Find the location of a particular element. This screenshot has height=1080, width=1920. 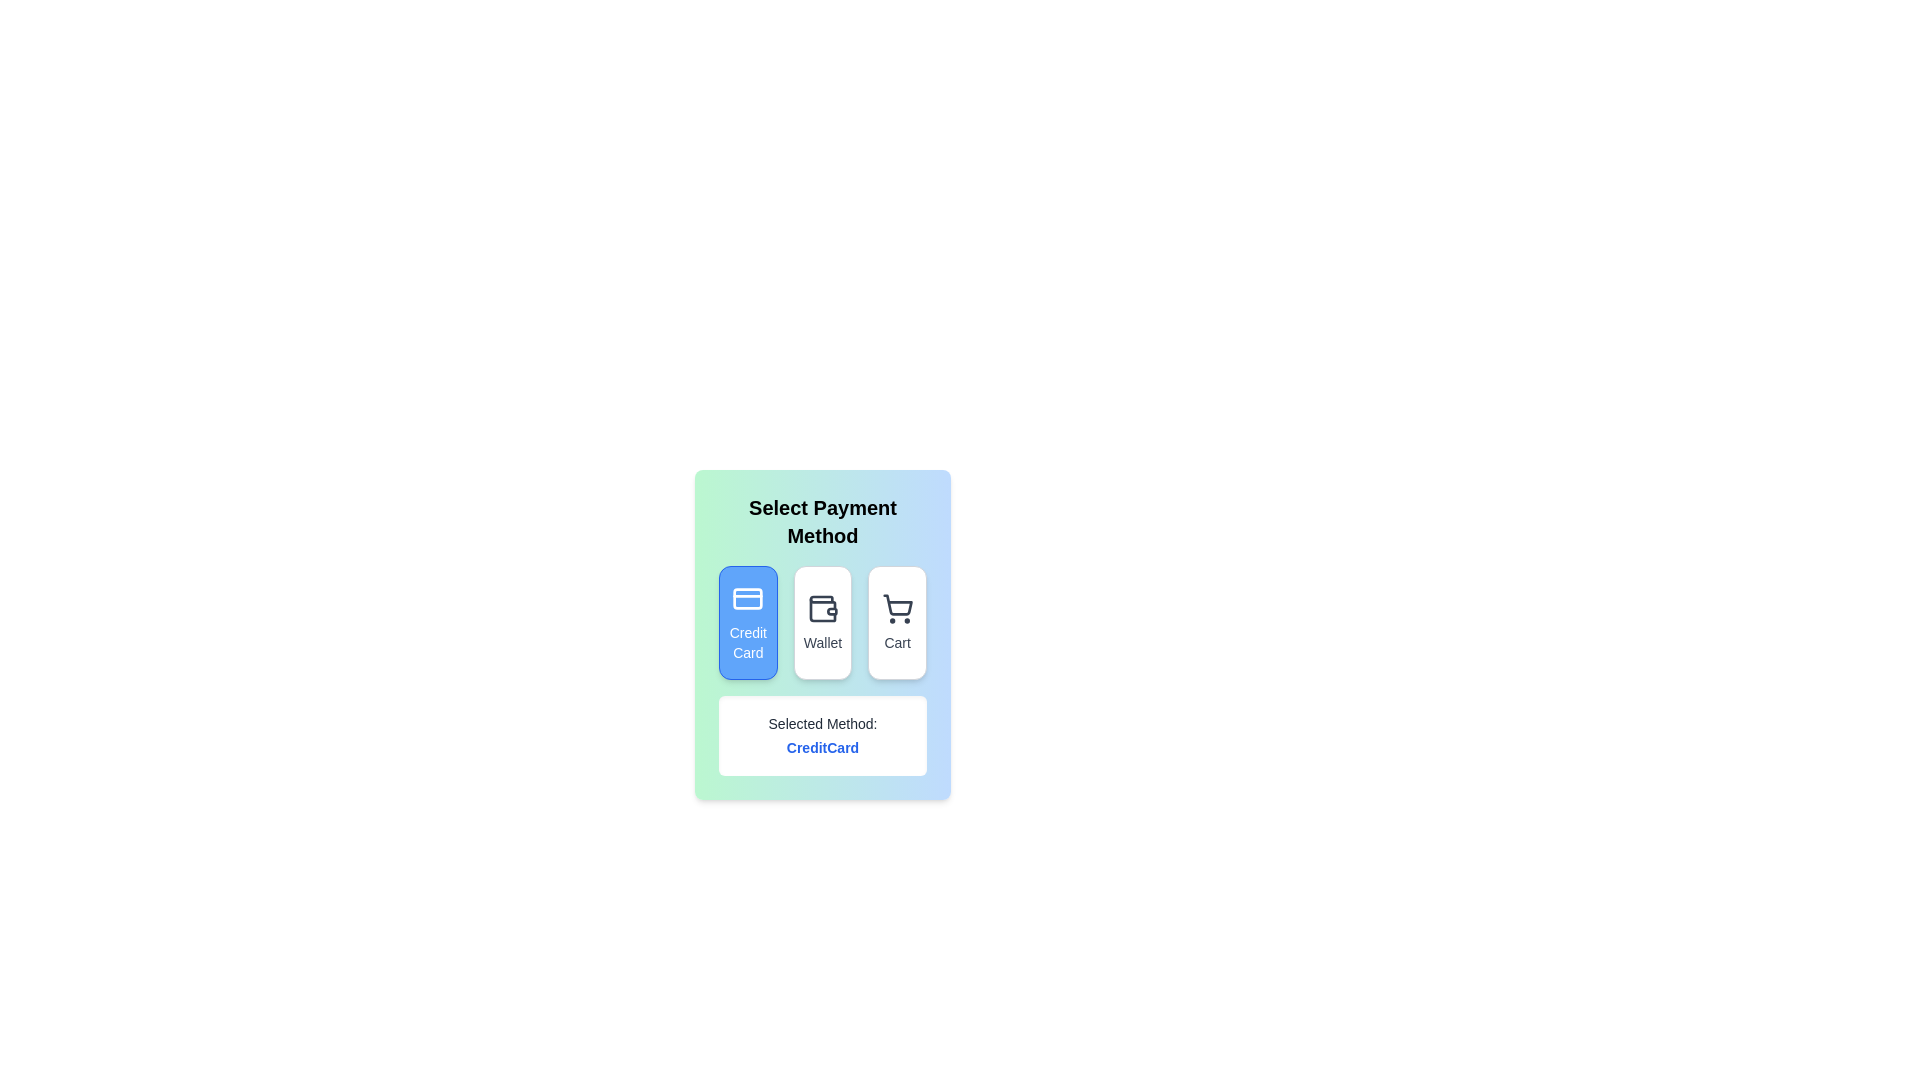

the payment method Wallet by clicking its corresponding button is located at coordinates (822, 622).